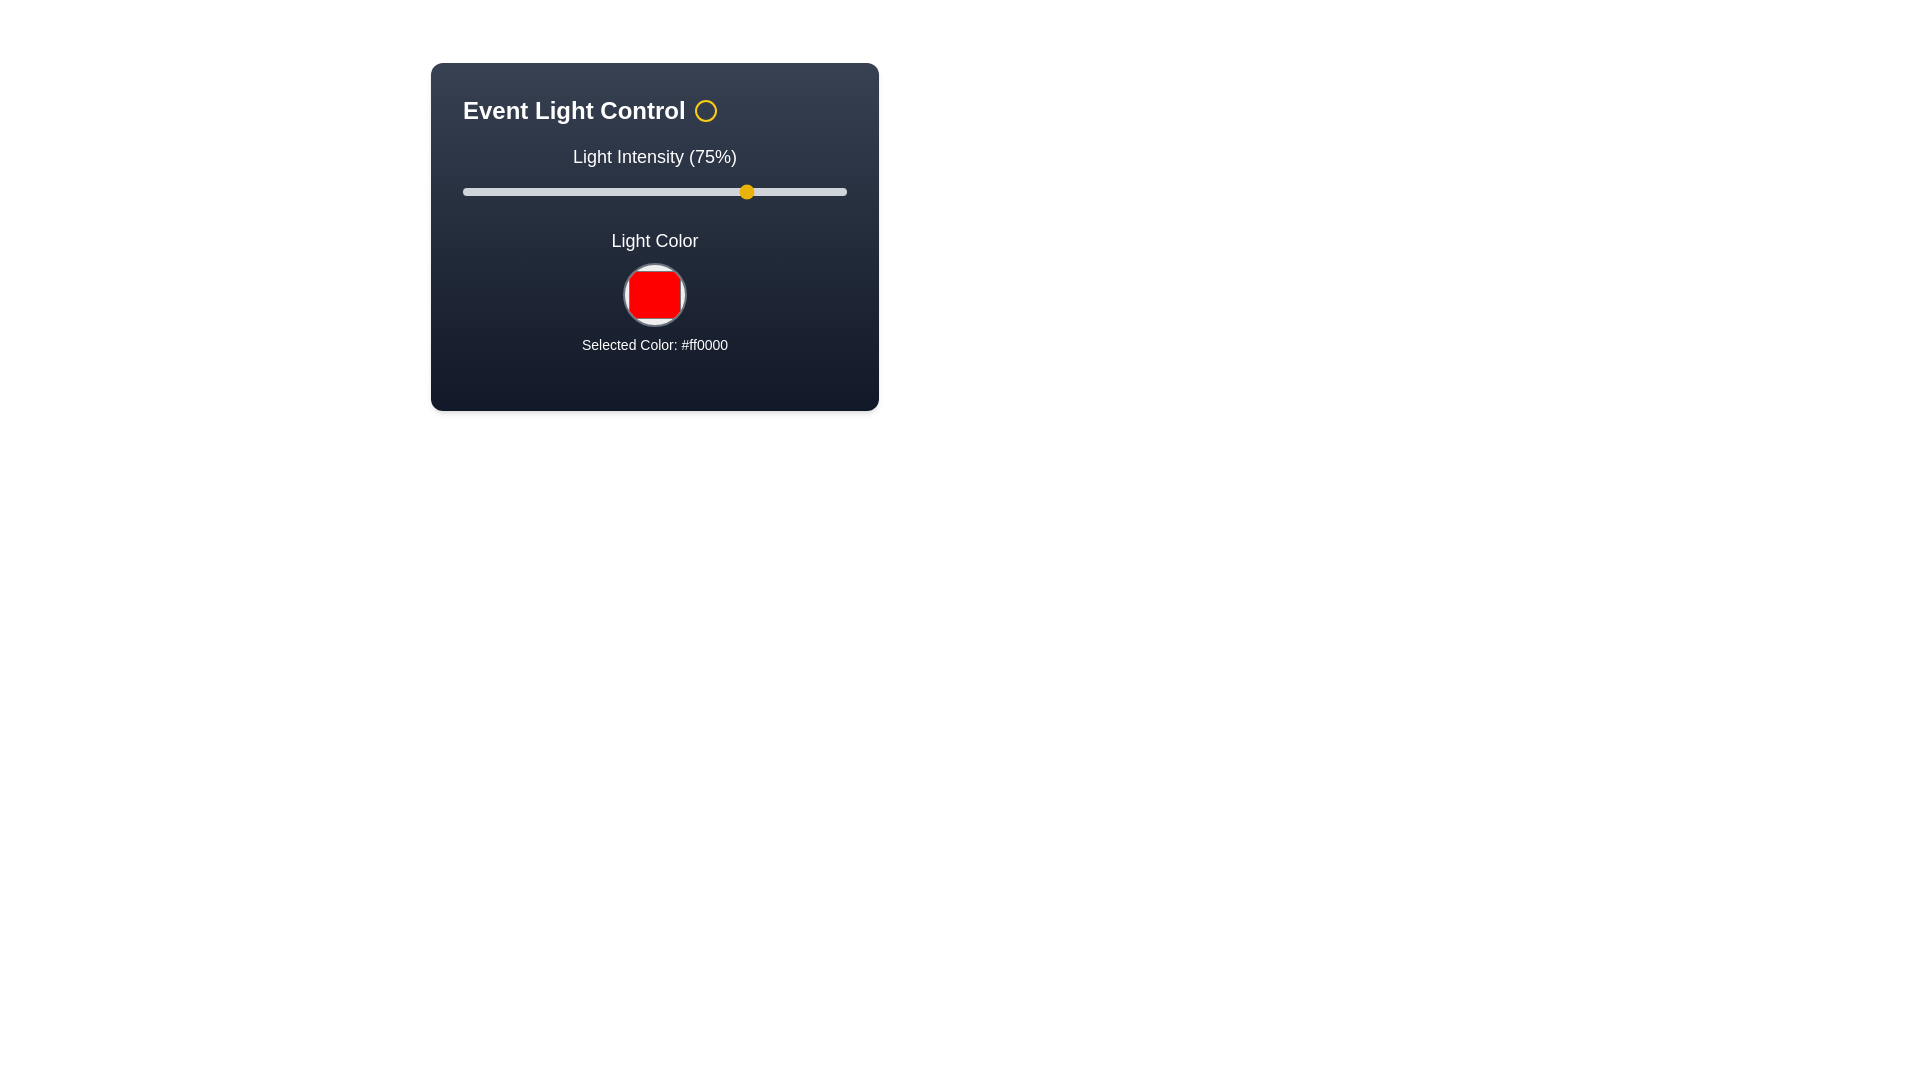 The height and width of the screenshot is (1080, 1920). What do you see at coordinates (654, 294) in the screenshot?
I see `the color picker to open the color selection interface` at bounding box center [654, 294].